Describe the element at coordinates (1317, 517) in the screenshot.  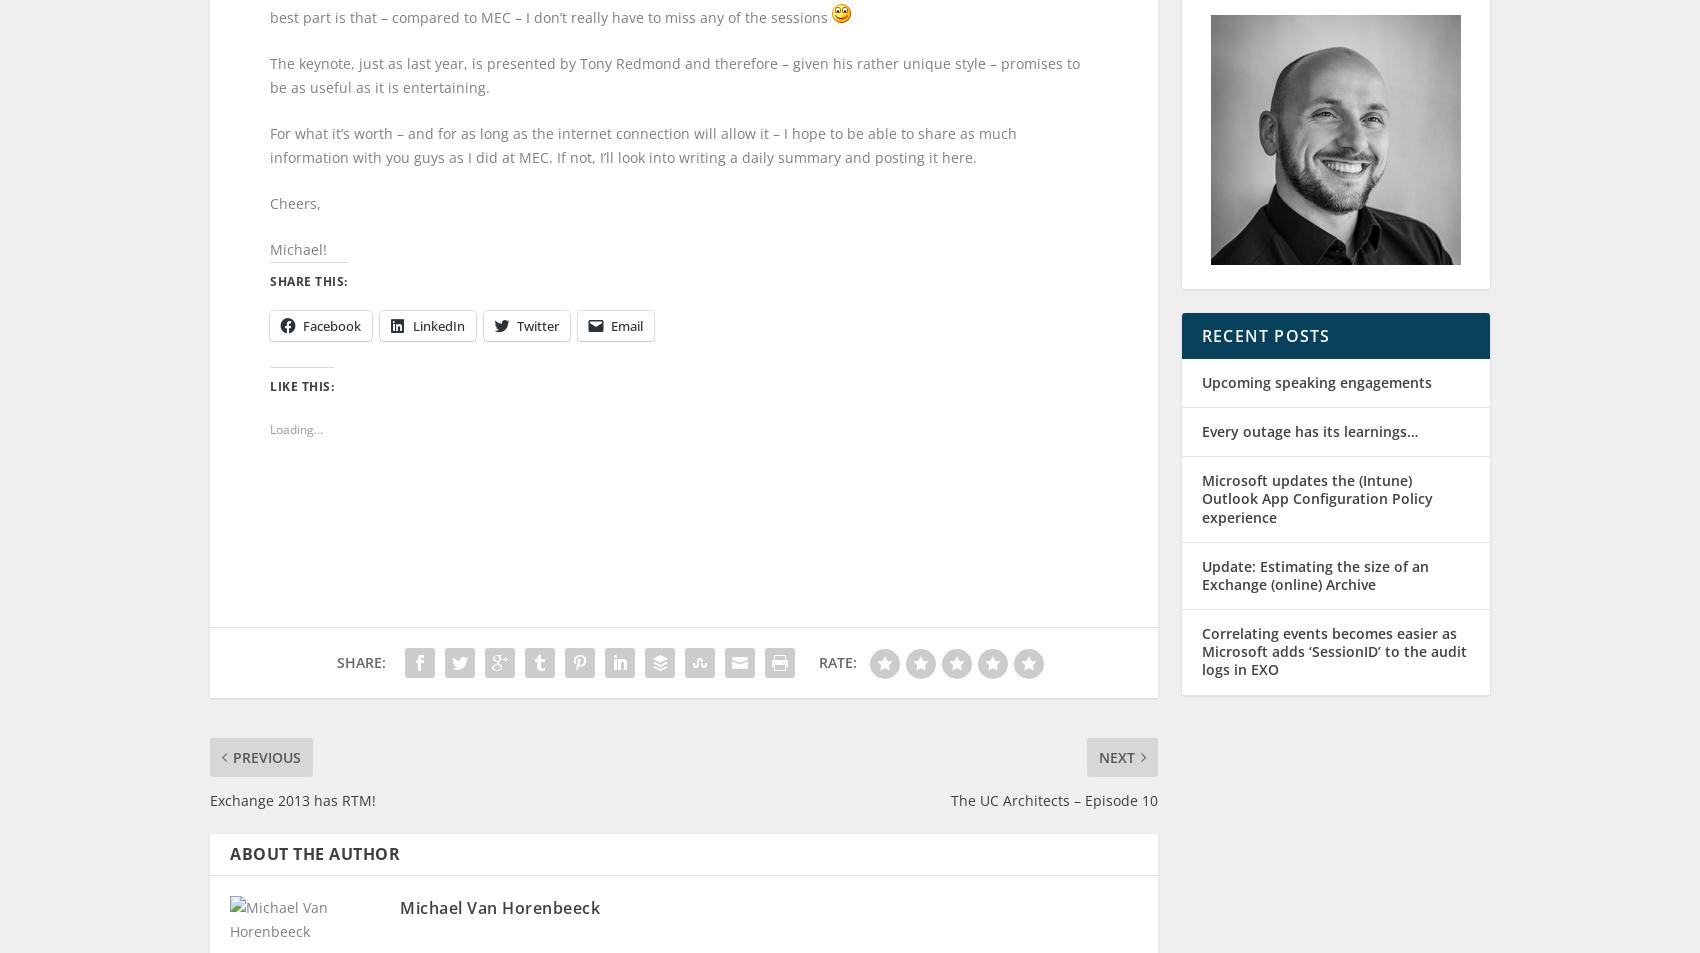
I see `'Microsoft updates the (Intune) Outlook App Configuration Policy experience'` at that location.